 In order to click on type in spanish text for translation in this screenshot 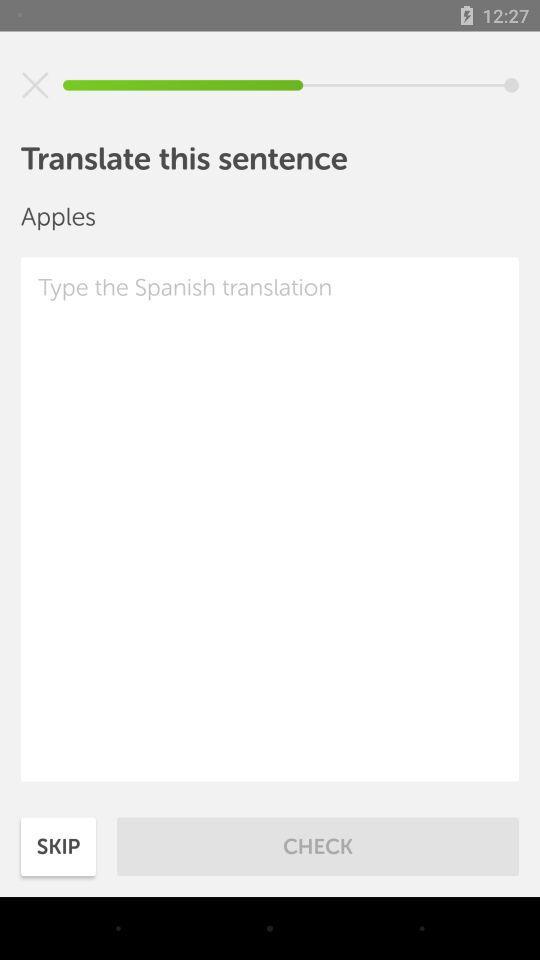, I will do `click(270, 518)`.